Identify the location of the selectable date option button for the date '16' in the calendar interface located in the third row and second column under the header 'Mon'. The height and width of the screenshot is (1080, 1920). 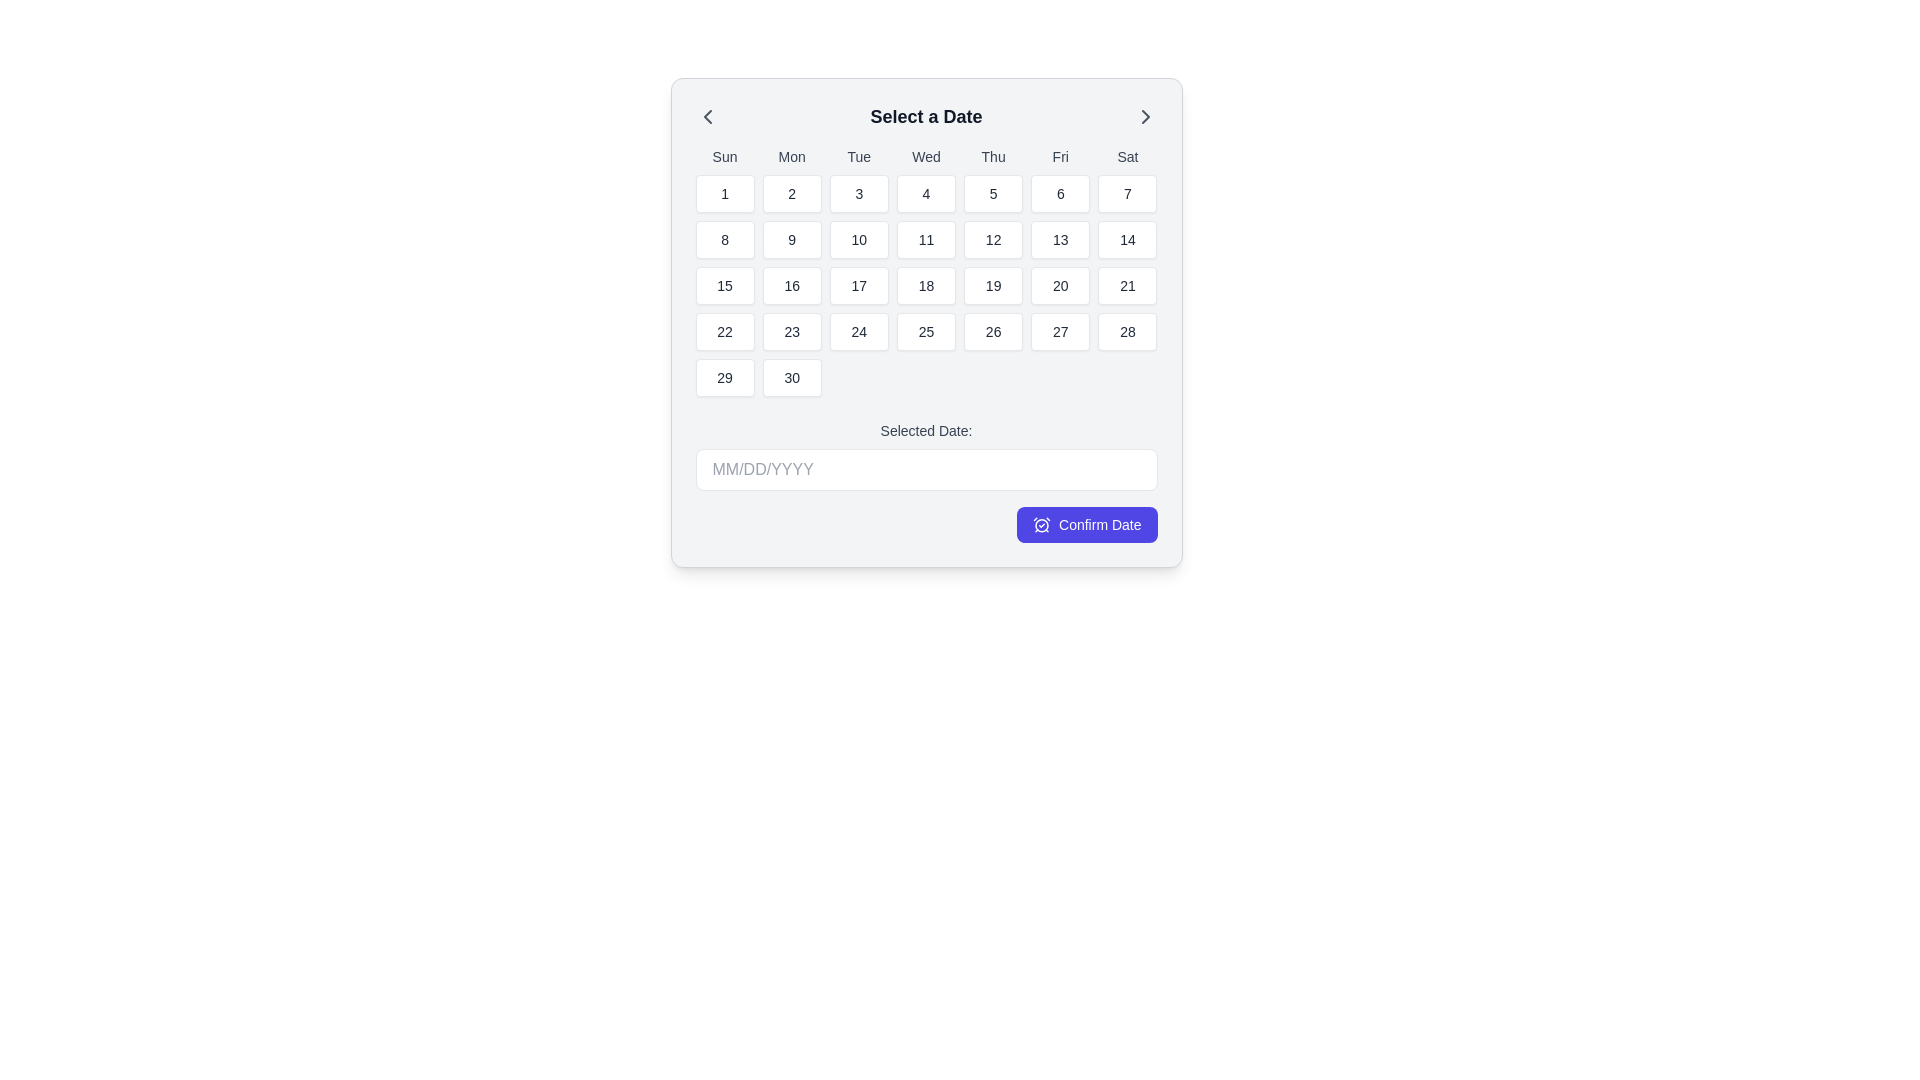
(791, 285).